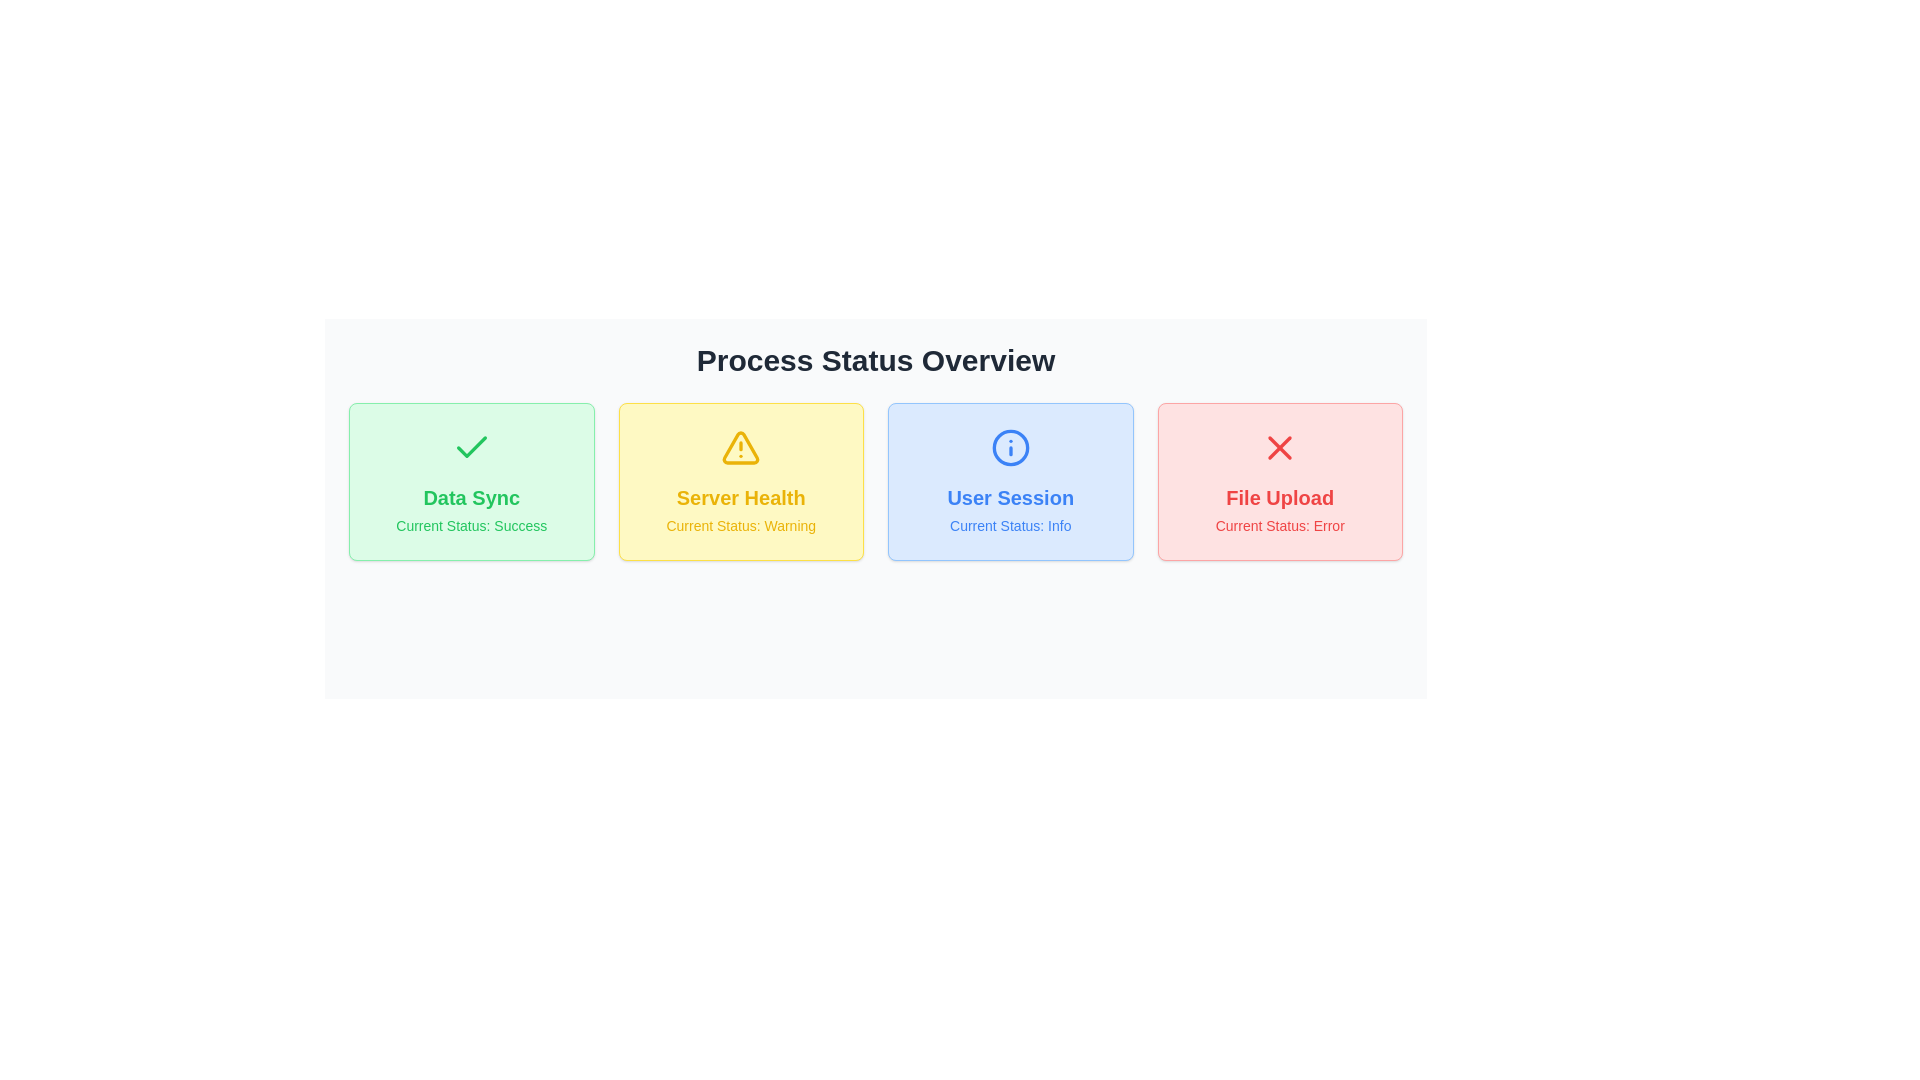  What do you see at coordinates (1280, 496) in the screenshot?
I see `the 'File Upload' label located in the red-colored status block, which is the fourth block in the 'Process Status Overview', situated below the 'X' icon and above 'Current Status: Error'` at bounding box center [1280, 496].